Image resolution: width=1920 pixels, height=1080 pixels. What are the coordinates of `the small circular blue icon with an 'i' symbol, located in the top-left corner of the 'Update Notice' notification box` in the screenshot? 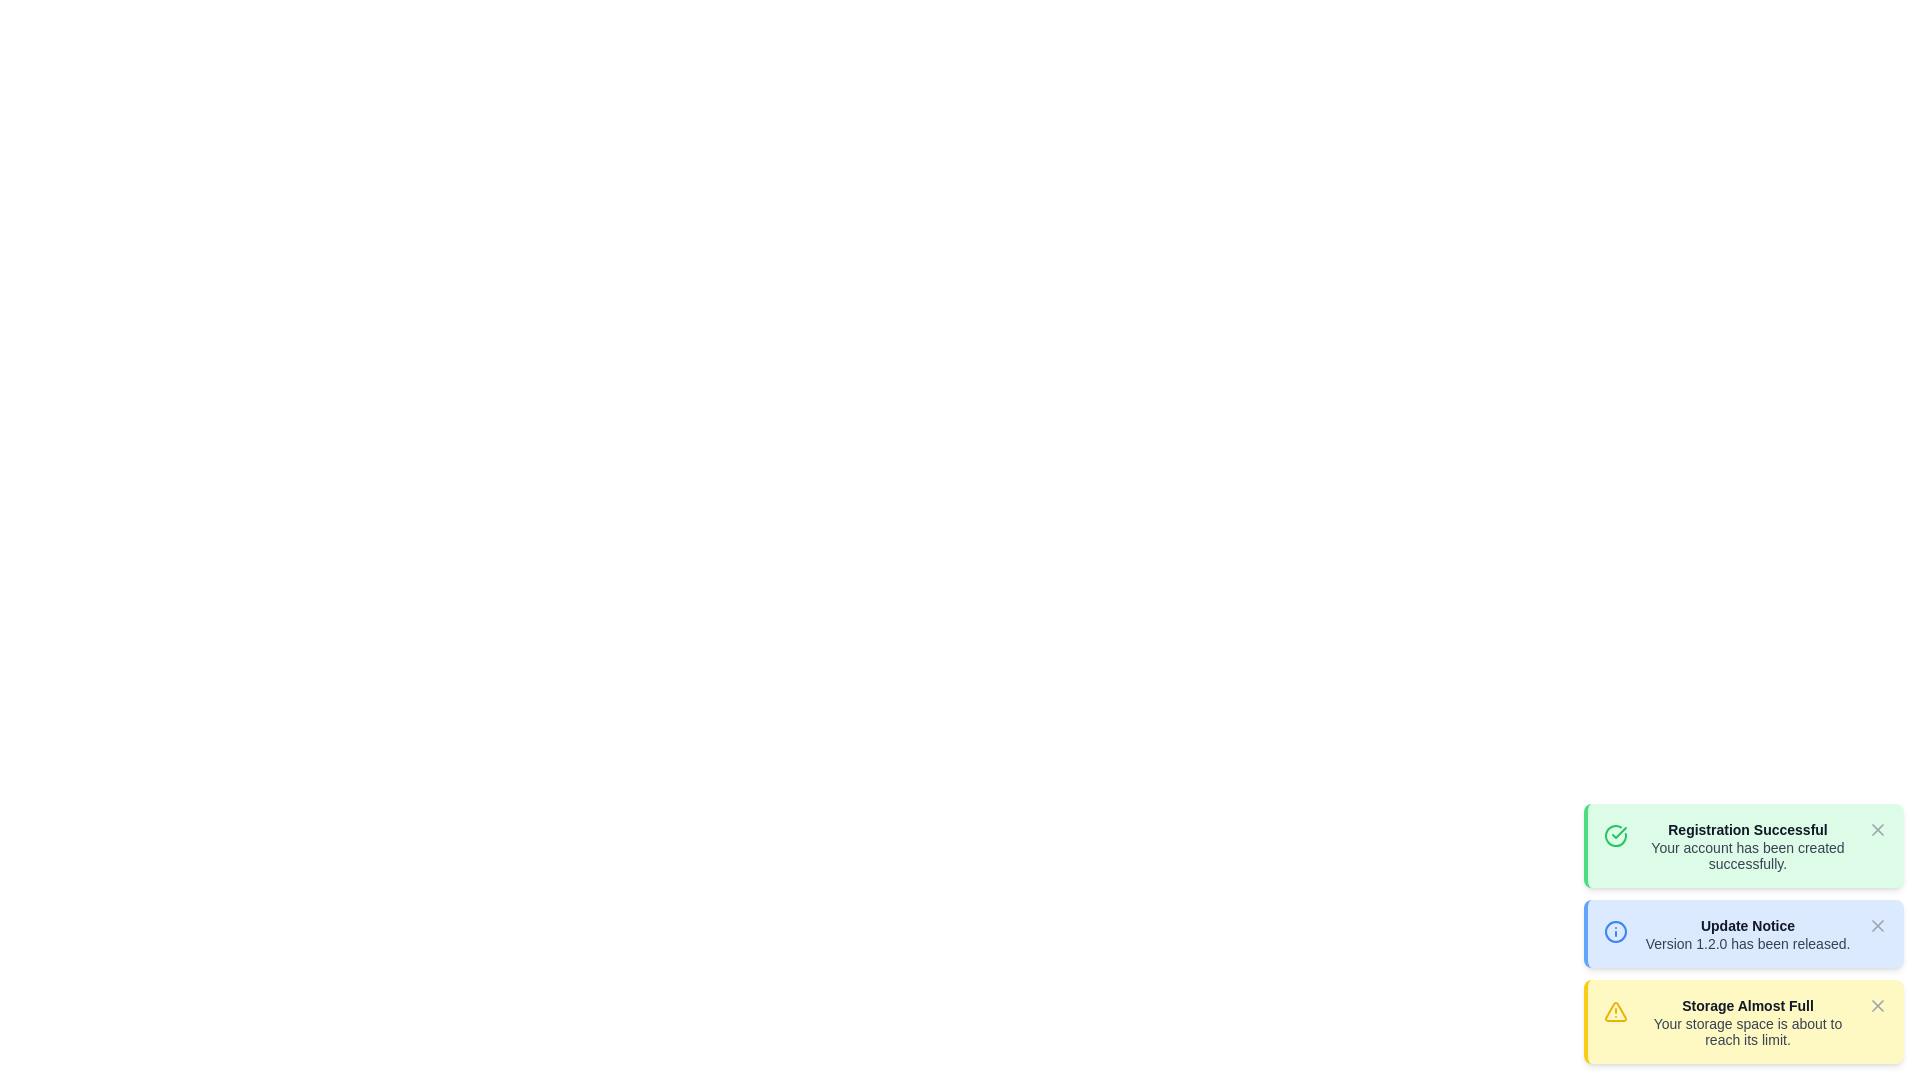 It's located at (1616, 929).